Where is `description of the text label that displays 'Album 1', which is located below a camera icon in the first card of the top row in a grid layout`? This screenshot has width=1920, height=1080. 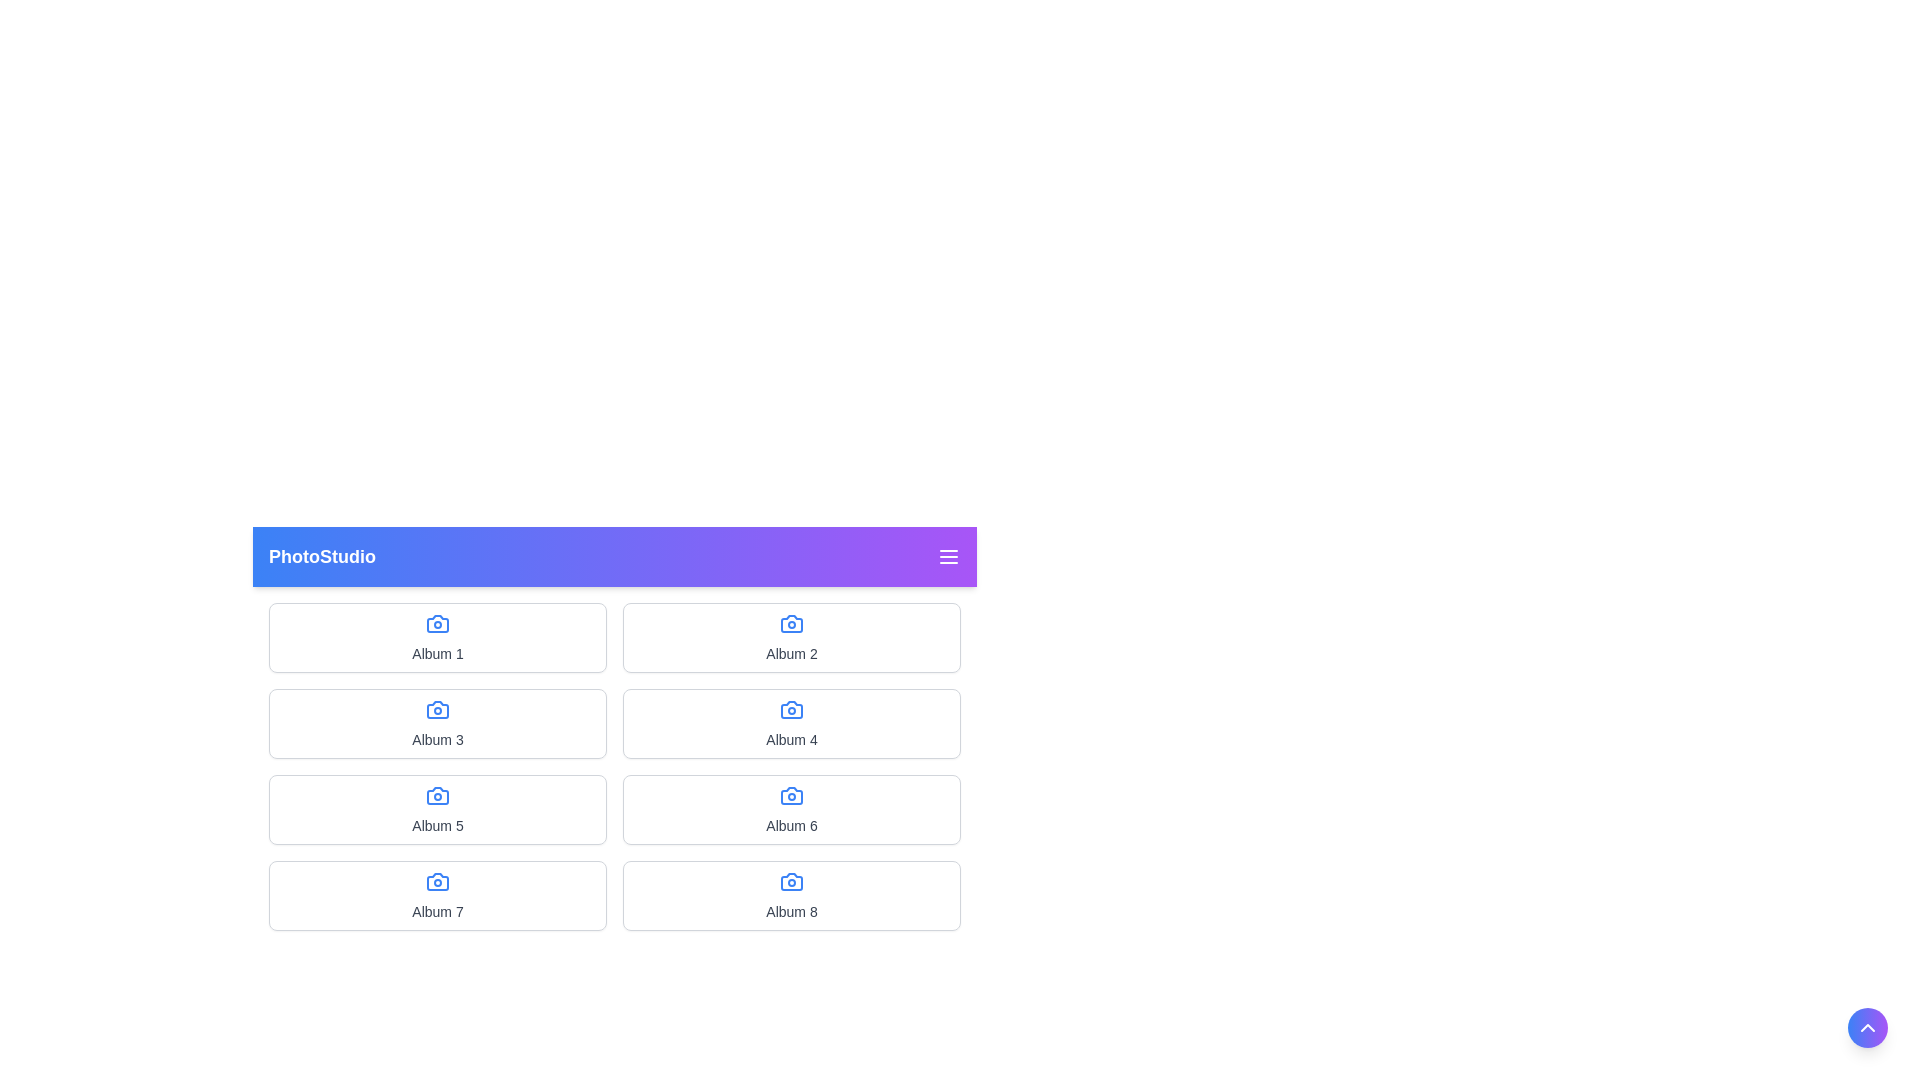 description of the text label that displays 'Album 1', which is located below a camera icon in the first card of the top row in a grid layout is located at coordinates (436, 654).